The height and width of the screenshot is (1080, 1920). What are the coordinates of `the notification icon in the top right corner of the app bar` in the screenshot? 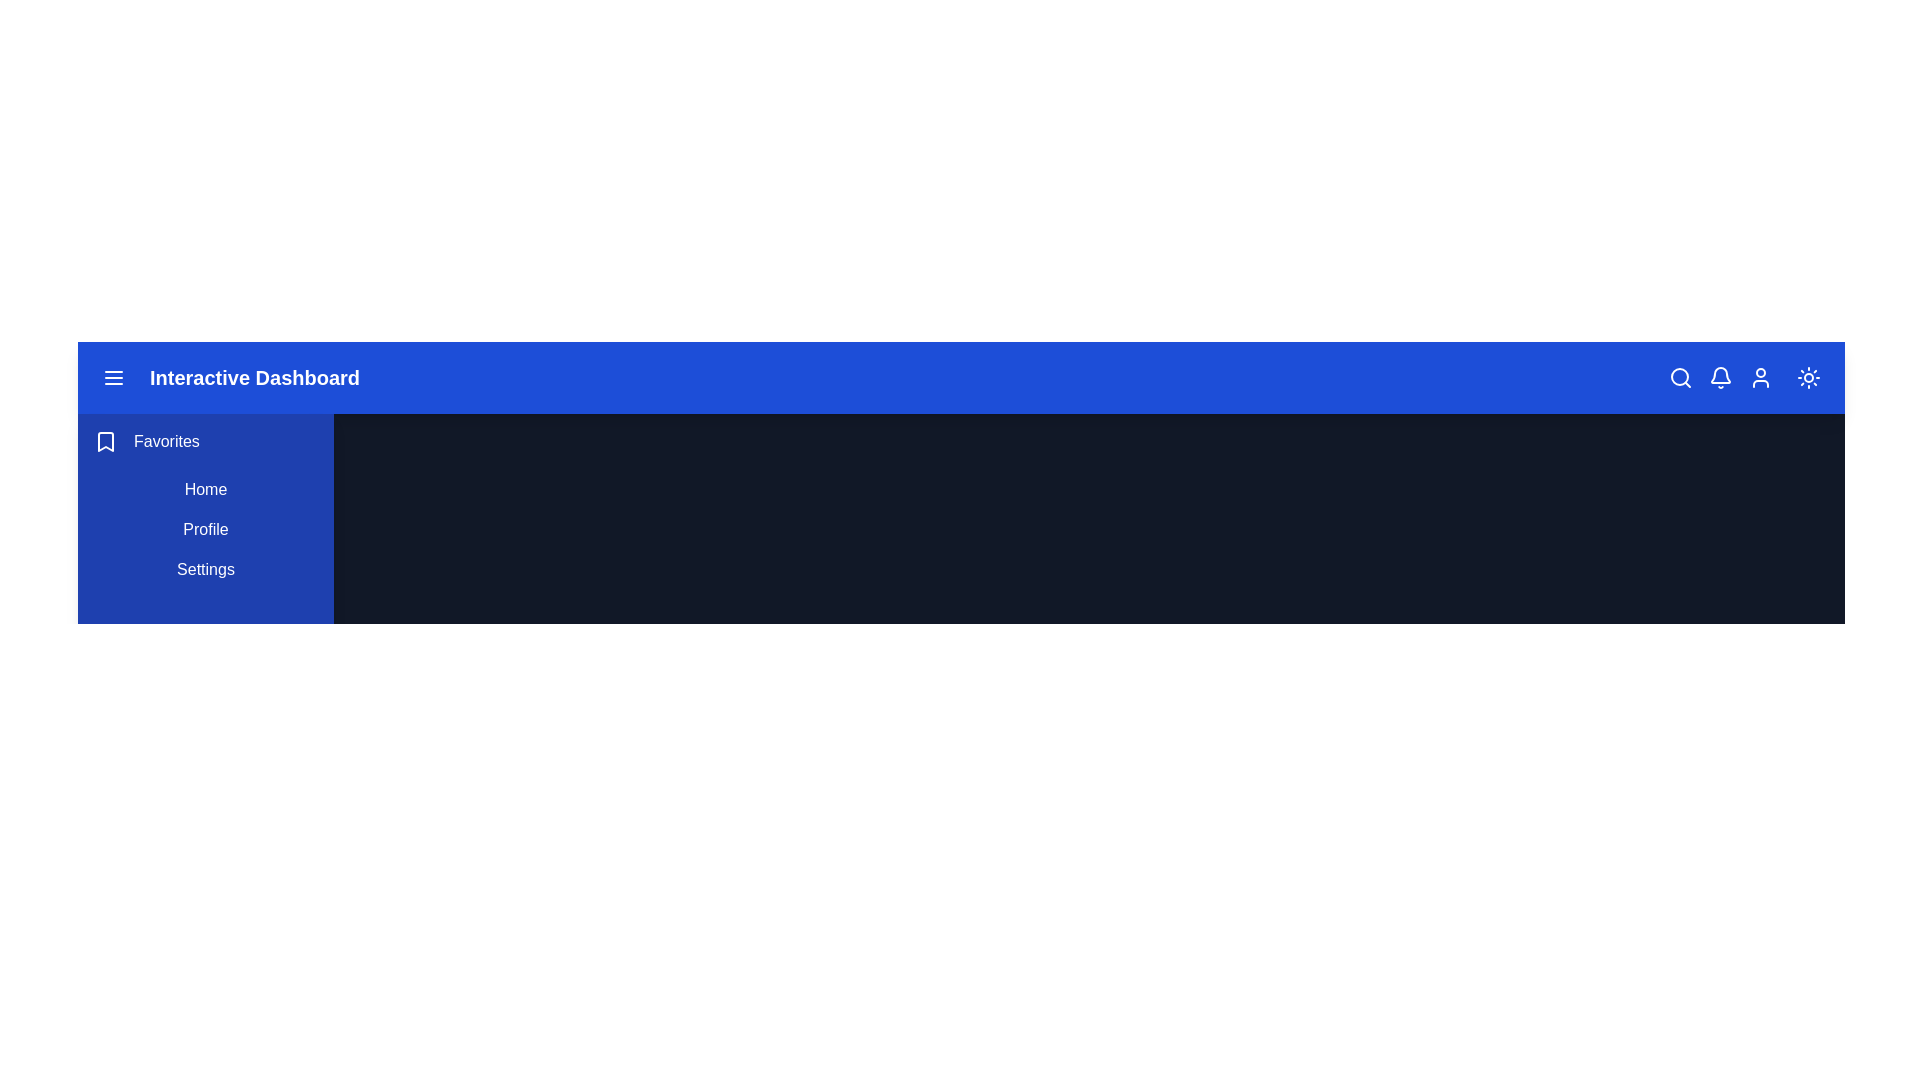 It's located at (1720, 378).